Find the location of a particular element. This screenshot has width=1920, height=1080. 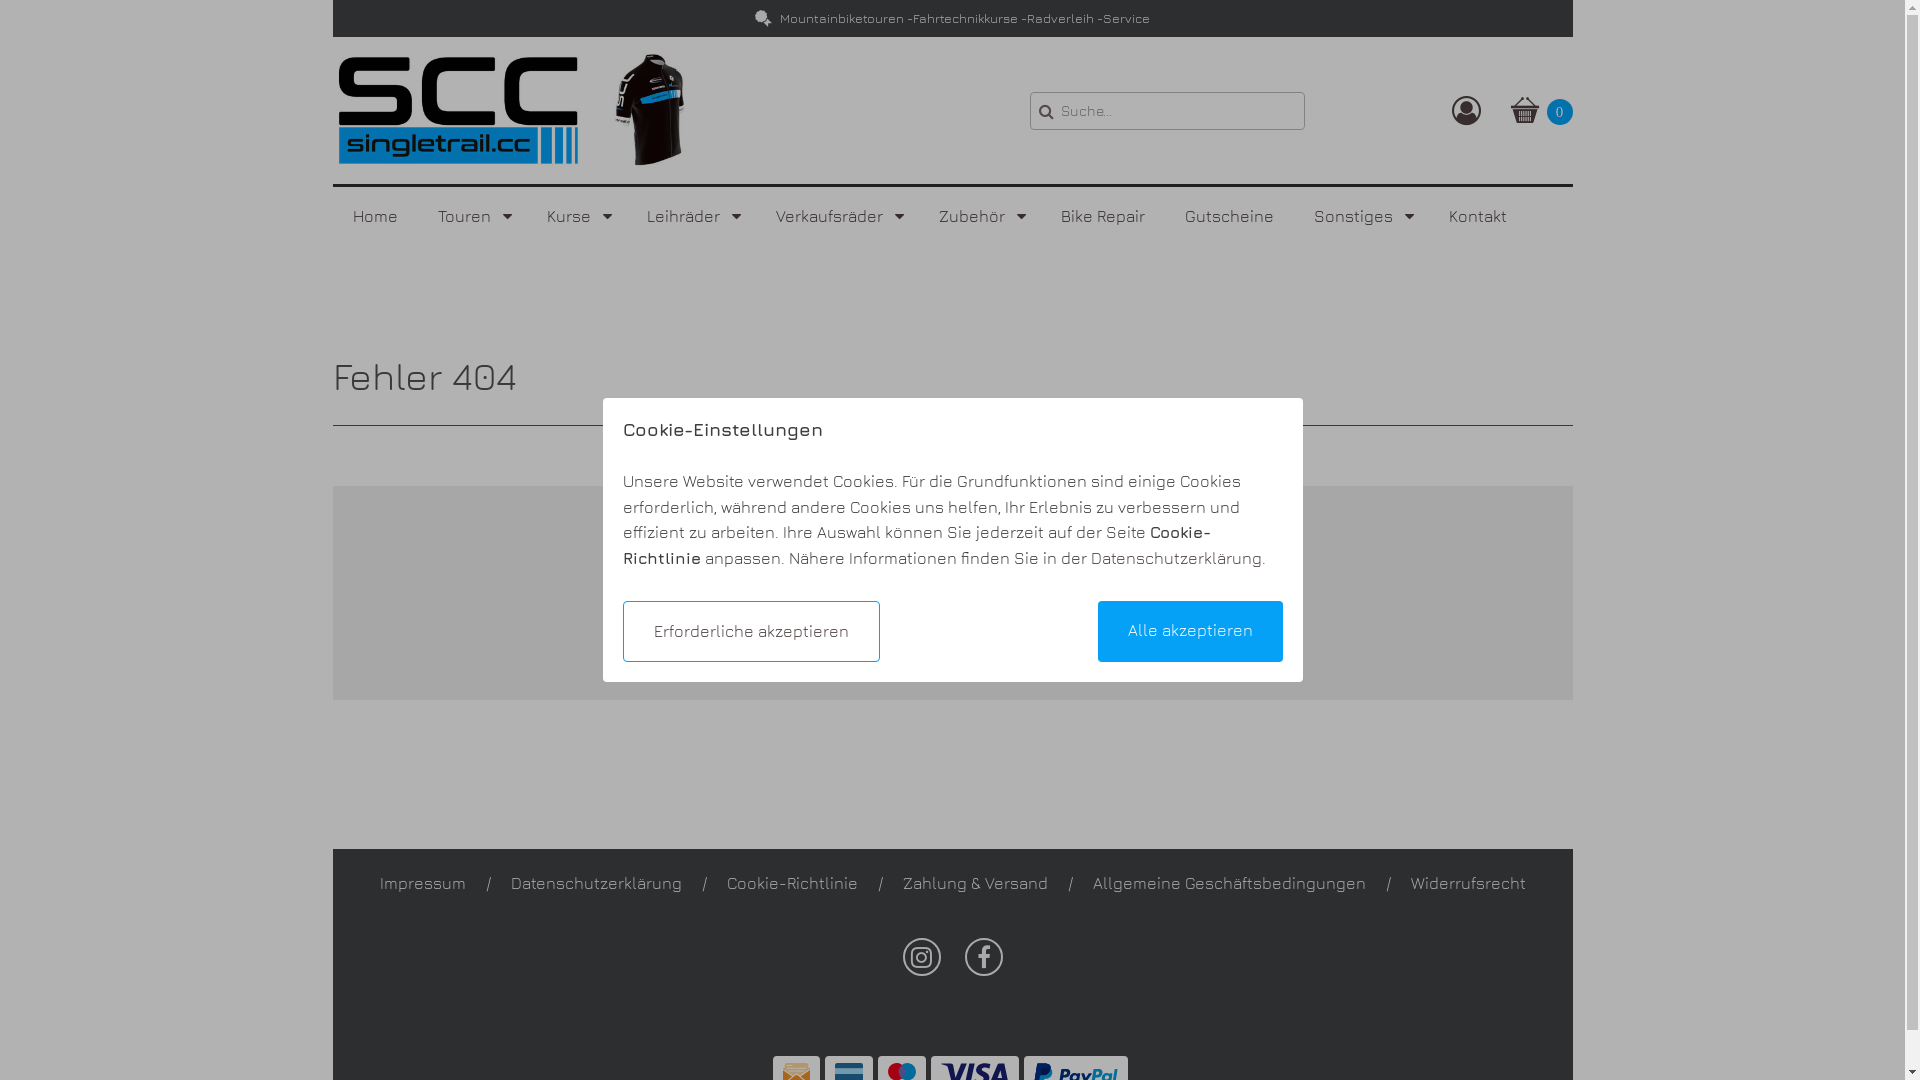

'Kontakt' is located at coordinates (1477, 216).